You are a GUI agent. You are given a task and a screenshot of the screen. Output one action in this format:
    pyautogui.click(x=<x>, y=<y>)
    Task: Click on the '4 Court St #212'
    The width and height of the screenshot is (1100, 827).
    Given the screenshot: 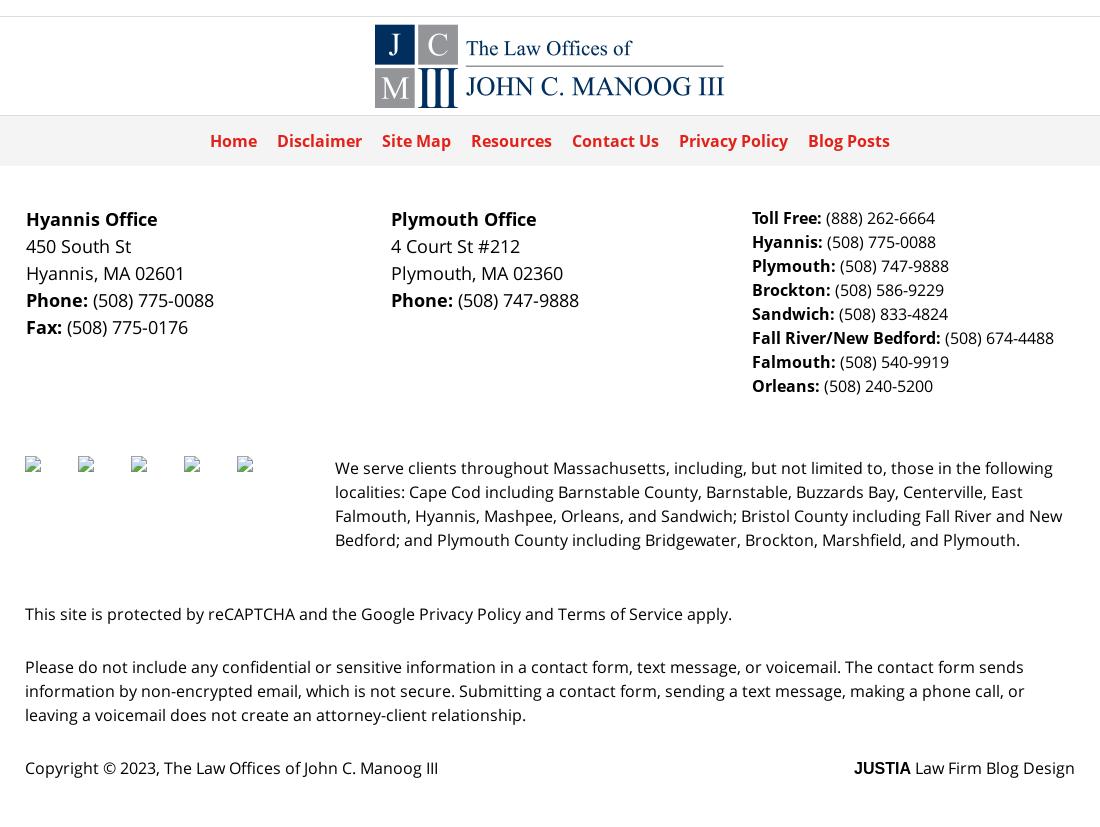 What is the action you would take?
    pyautogui.click(x=454, y=245)
    